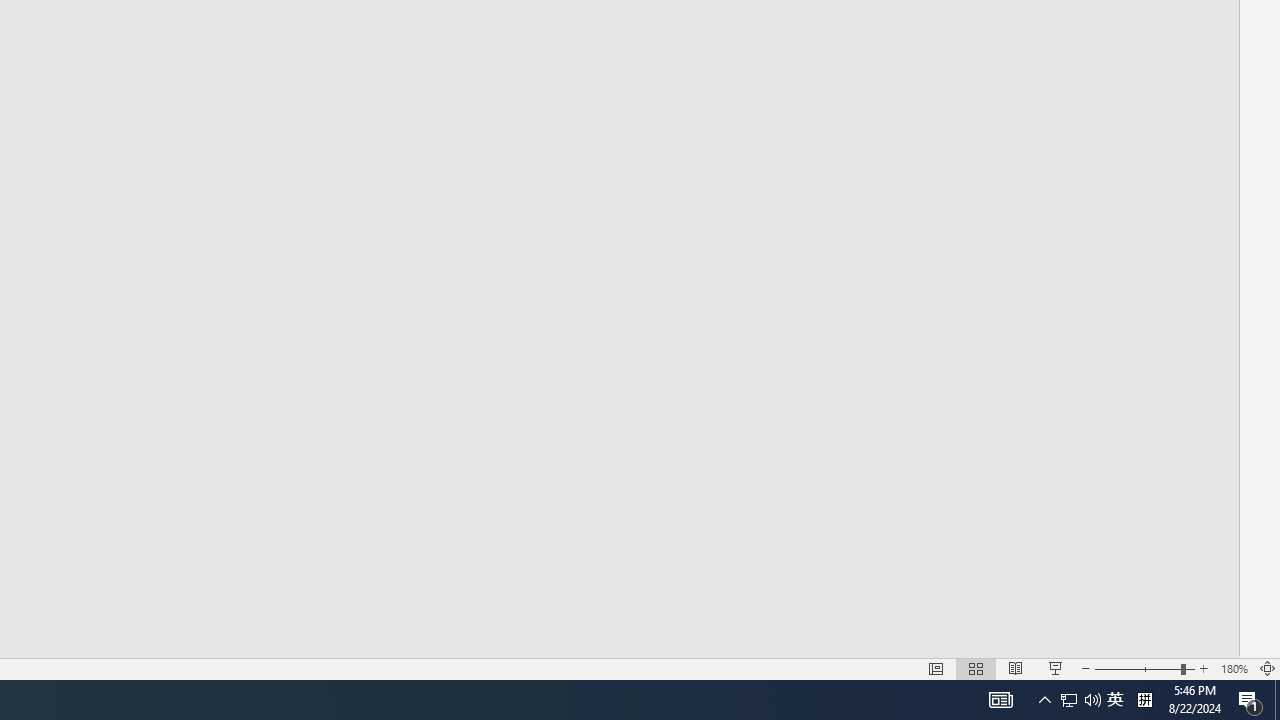 Image resolution: width=1280 pixels, height=720 pixels. Describe the element at coordinates (1266, 669) in the screenshot. I see `'Zoom to Fit '` at that location.